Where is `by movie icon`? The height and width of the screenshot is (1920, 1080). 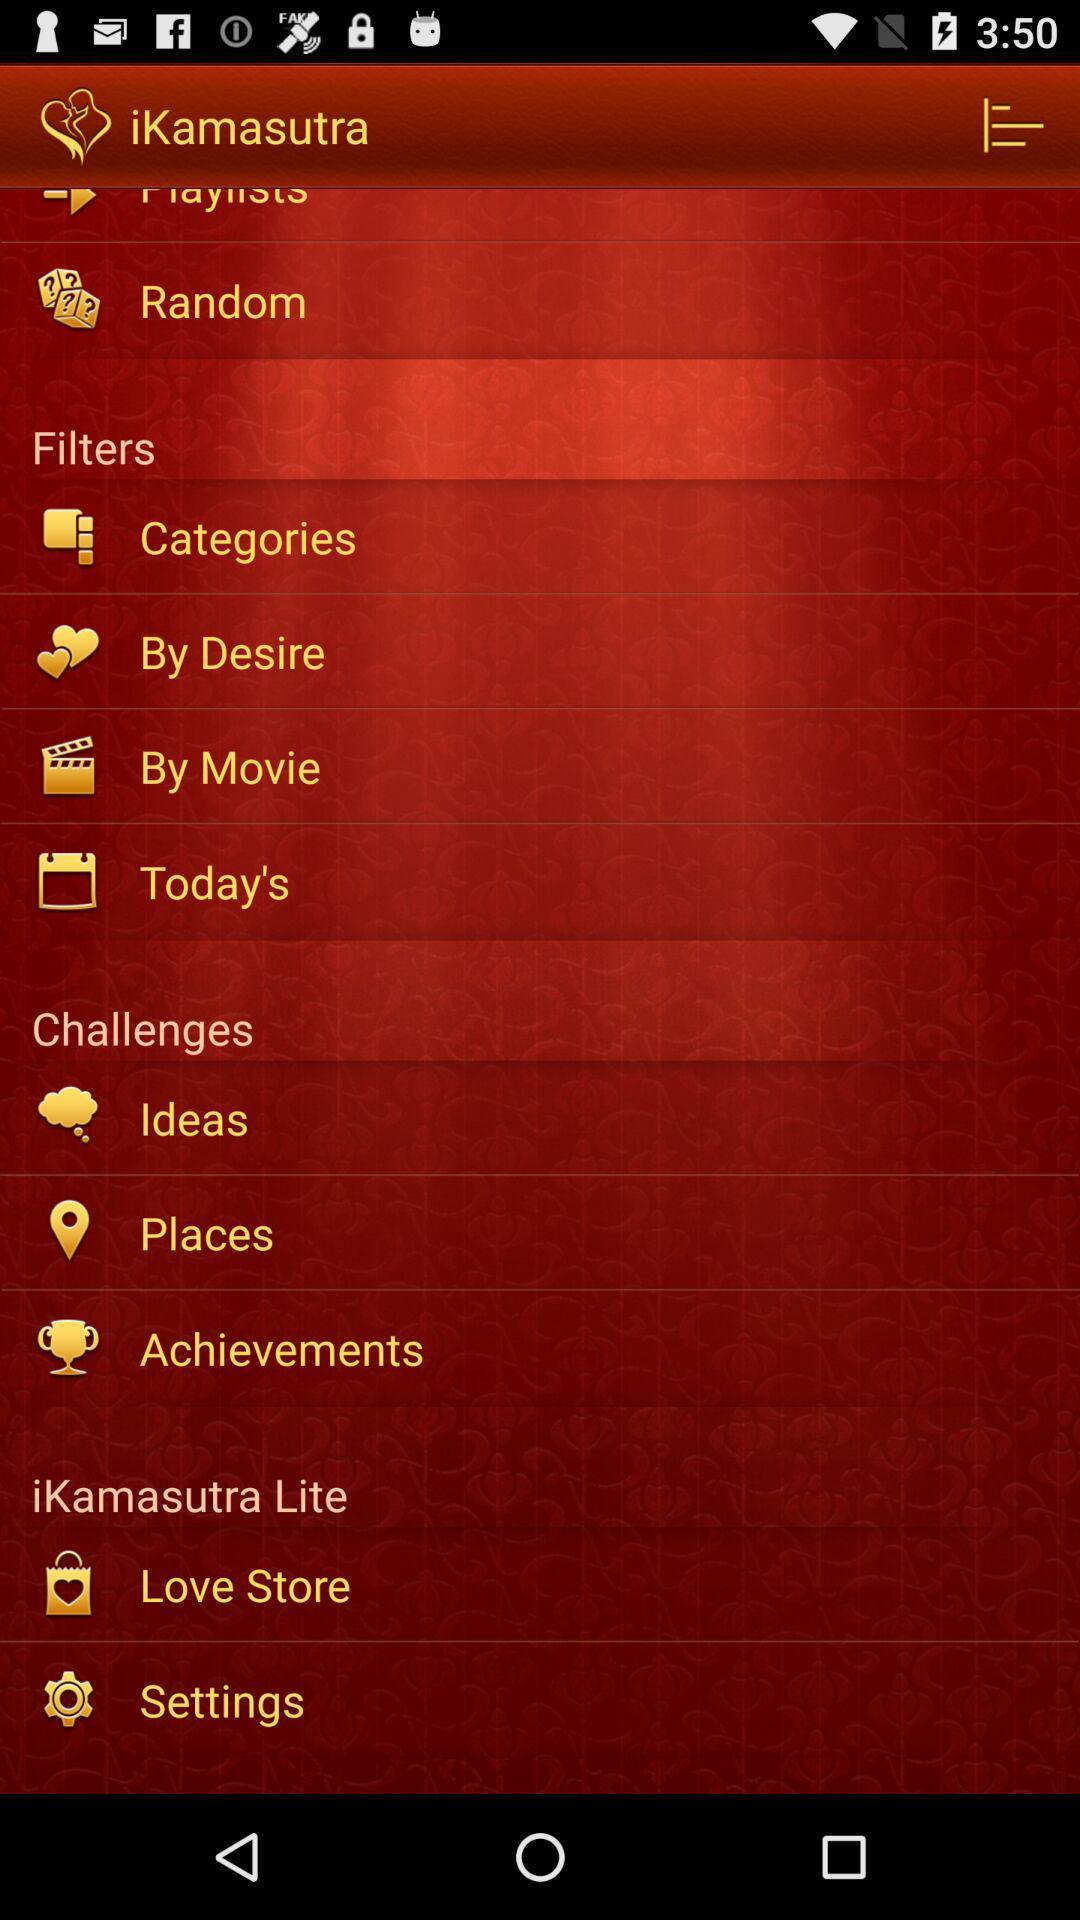 by movie icon is located at coordinates (595, 765).